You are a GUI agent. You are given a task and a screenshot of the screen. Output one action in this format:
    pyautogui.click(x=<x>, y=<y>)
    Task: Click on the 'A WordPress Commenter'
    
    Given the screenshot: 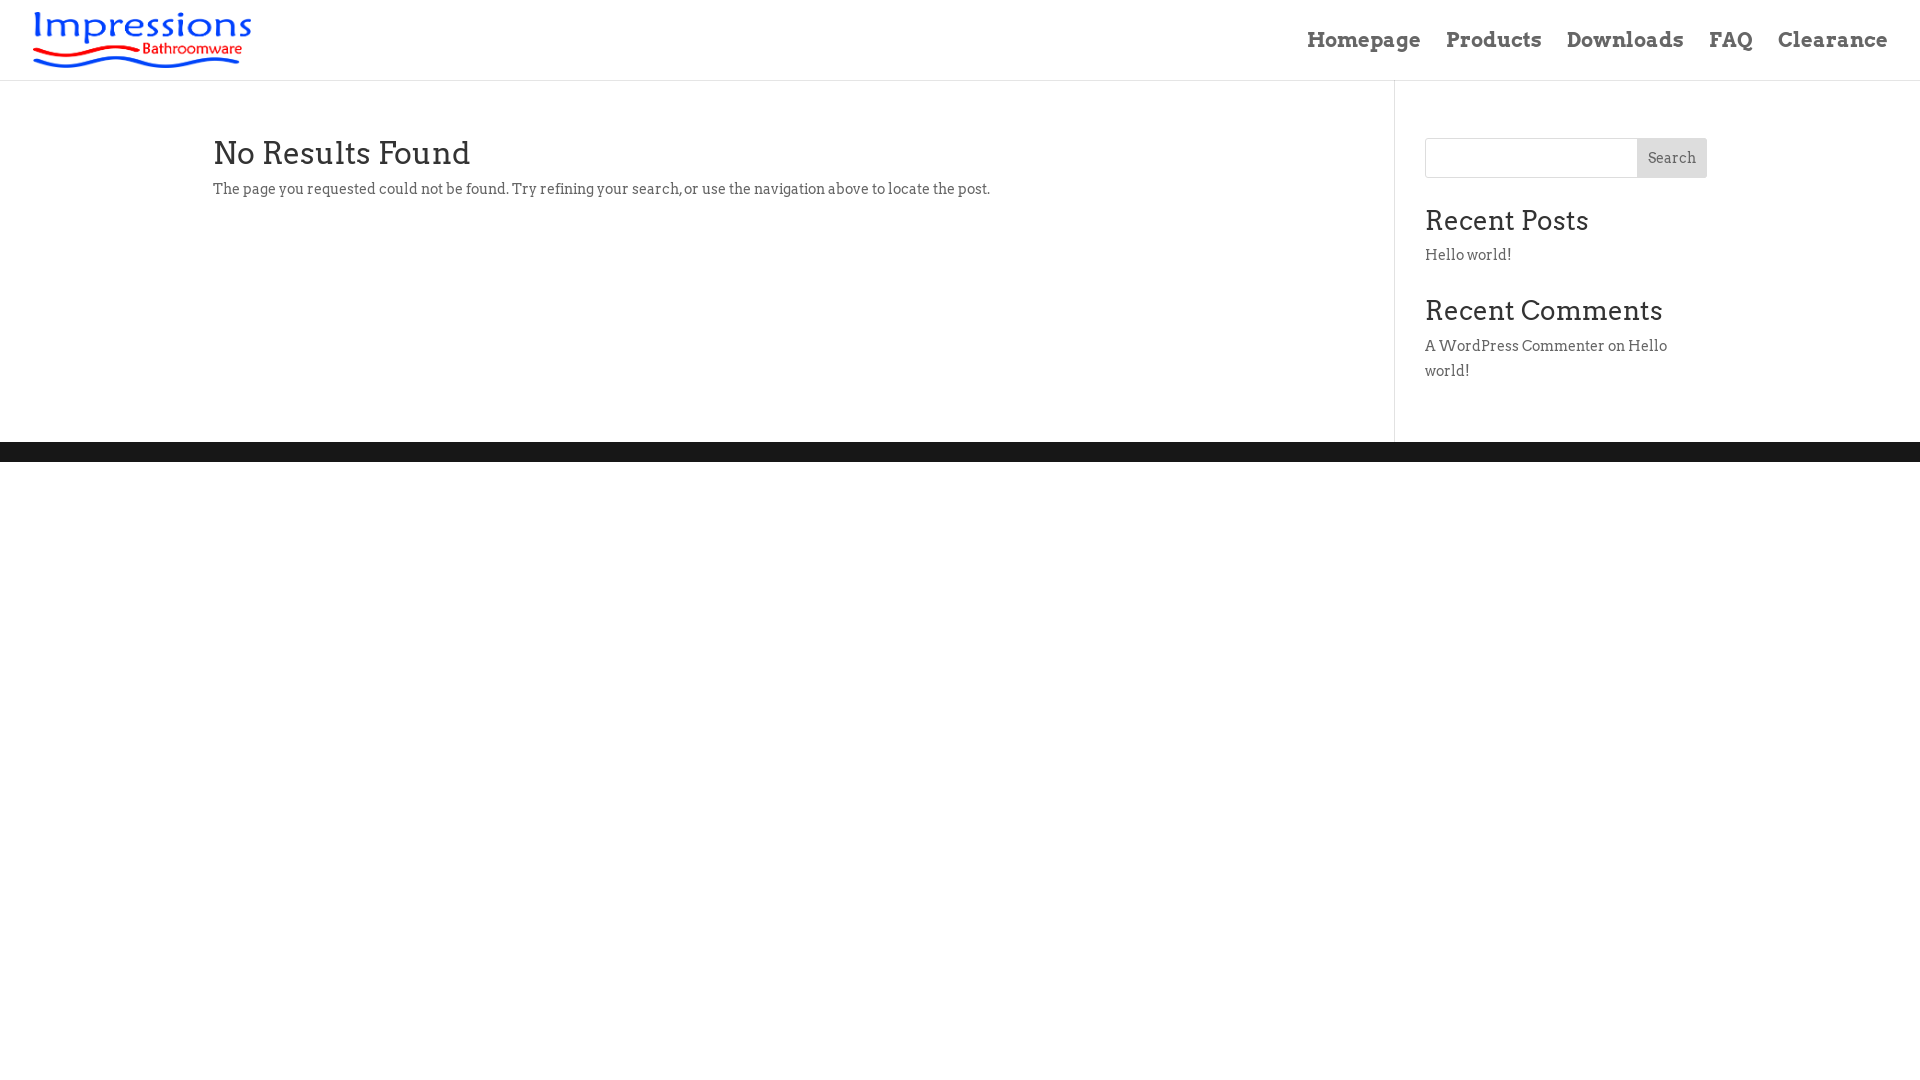 What is the action you would take?
    pyautogui.click(x=1515, y=345)
    